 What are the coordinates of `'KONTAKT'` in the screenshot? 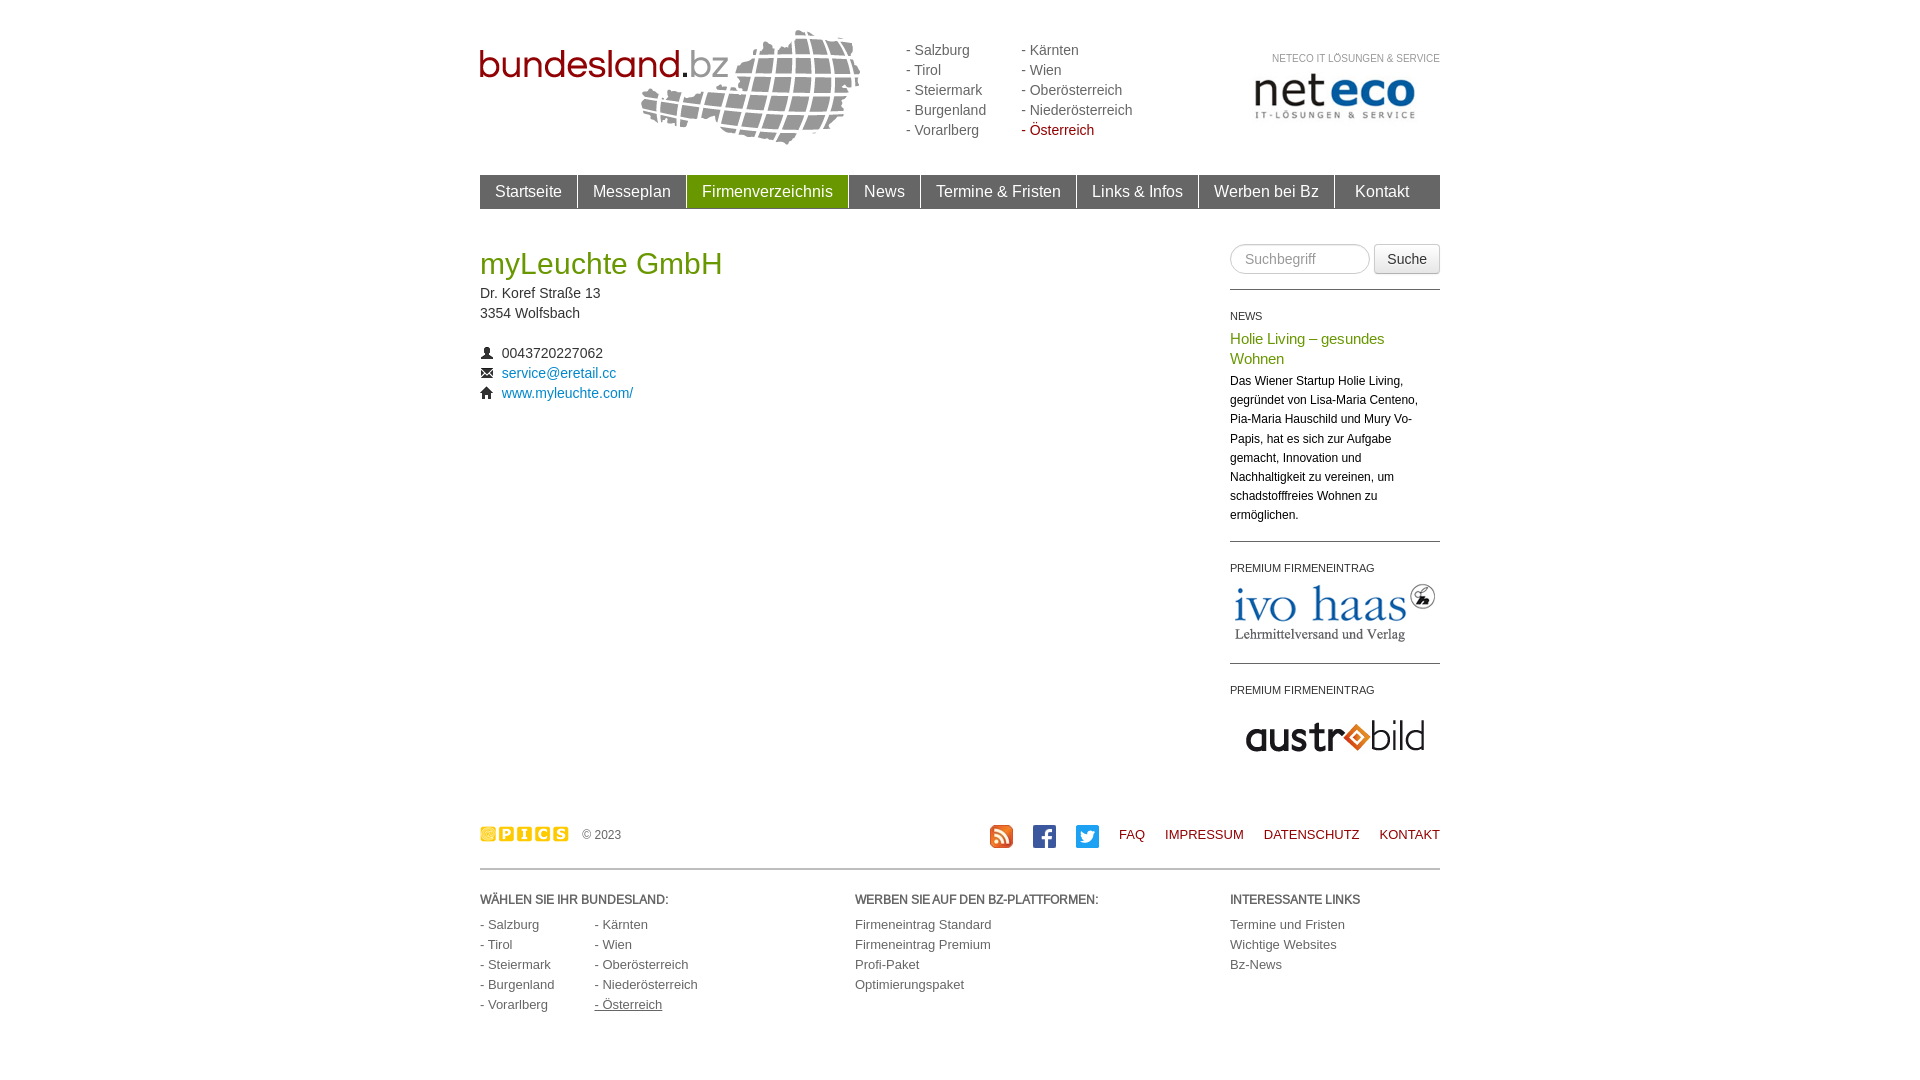 It's located at (1399, 833).